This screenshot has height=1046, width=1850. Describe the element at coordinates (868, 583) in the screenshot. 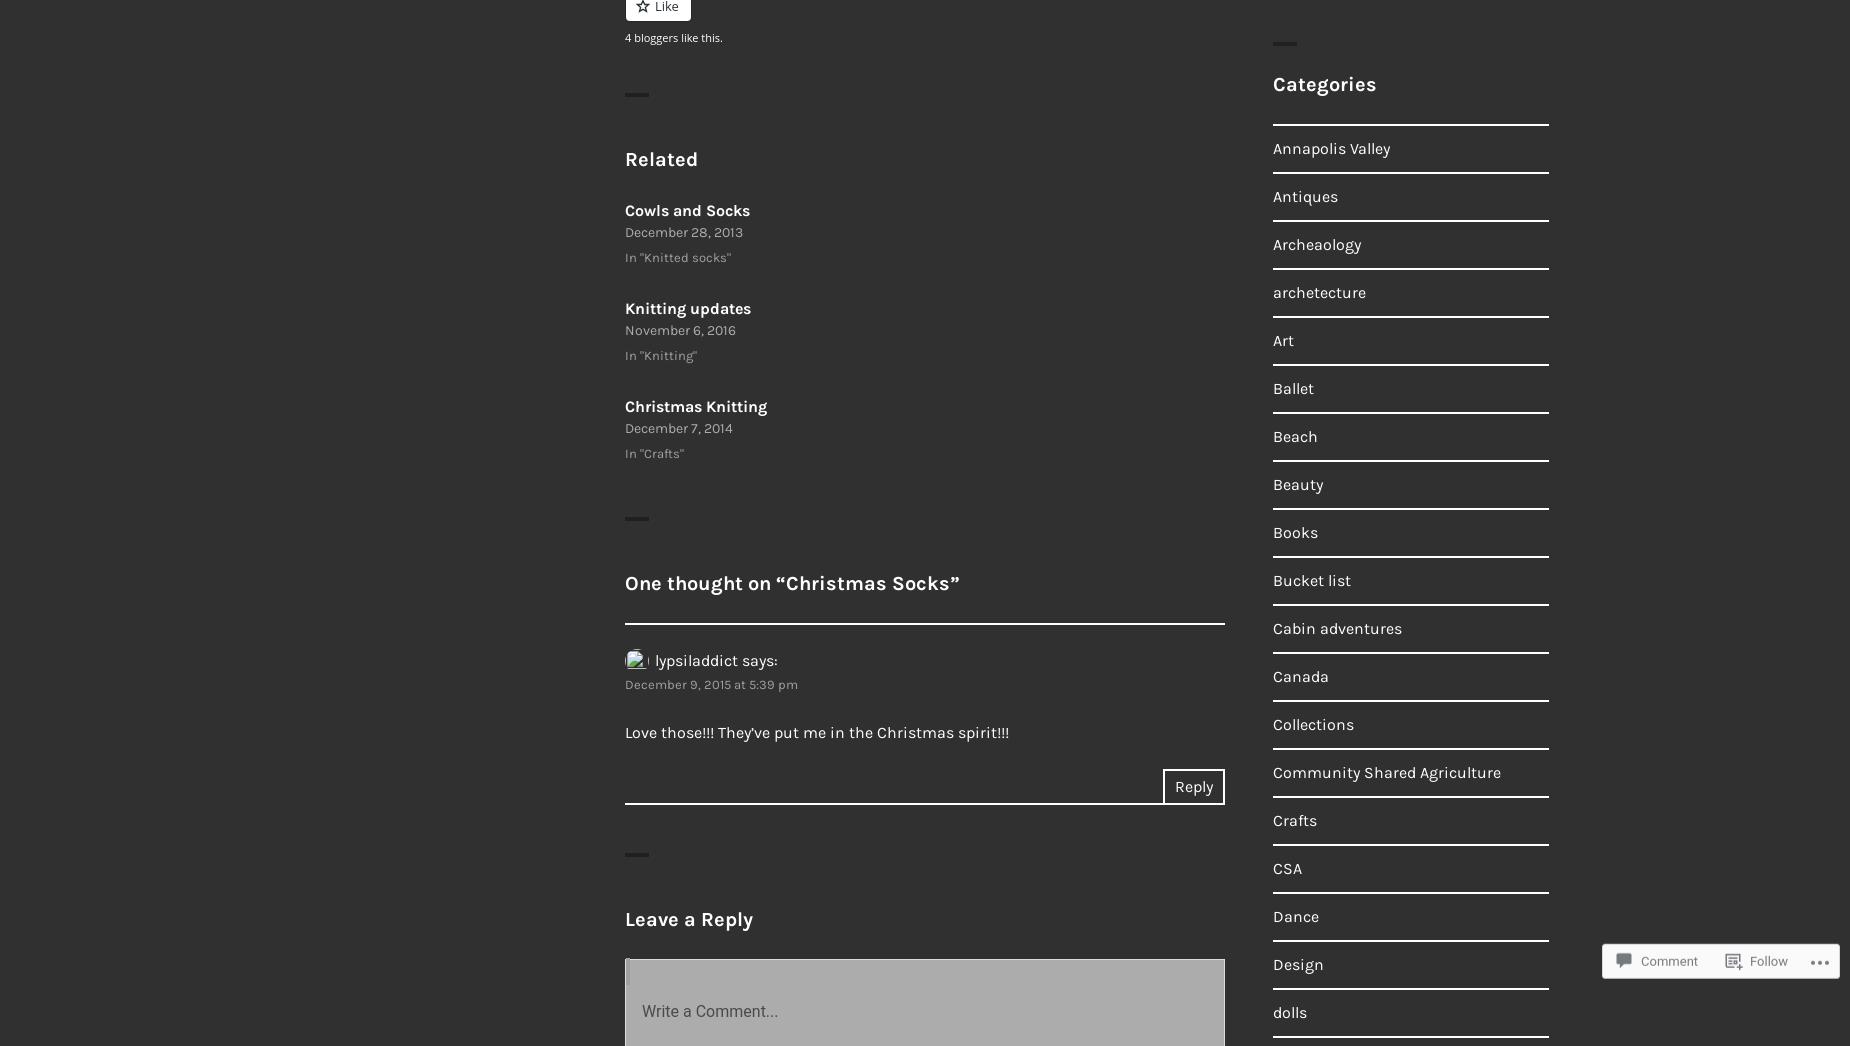

I see `'Christmas Socks'` at that location.